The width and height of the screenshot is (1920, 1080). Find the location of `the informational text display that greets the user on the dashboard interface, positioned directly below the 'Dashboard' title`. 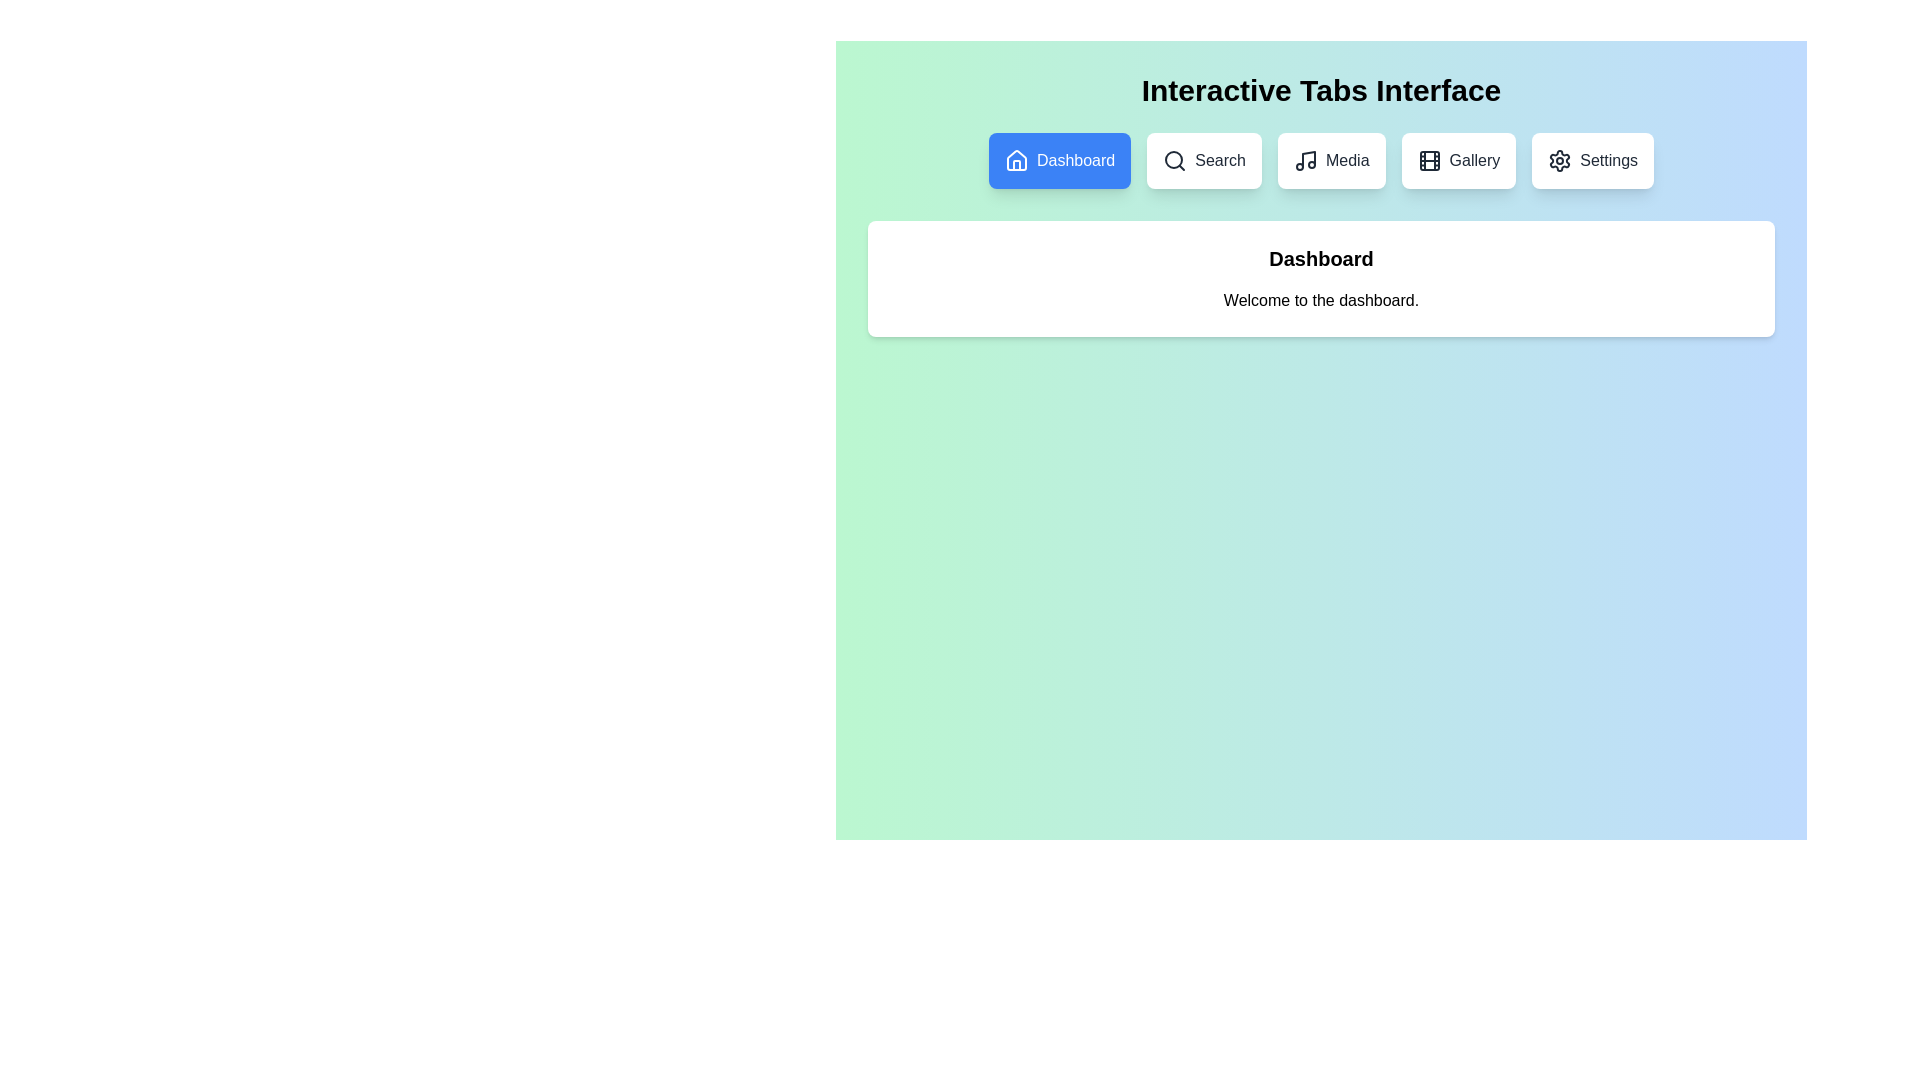

the informational text display that greets the user on the dashboard interface, positioned directly below the 'Dashboard' title is located at coordinates (1321, 300).